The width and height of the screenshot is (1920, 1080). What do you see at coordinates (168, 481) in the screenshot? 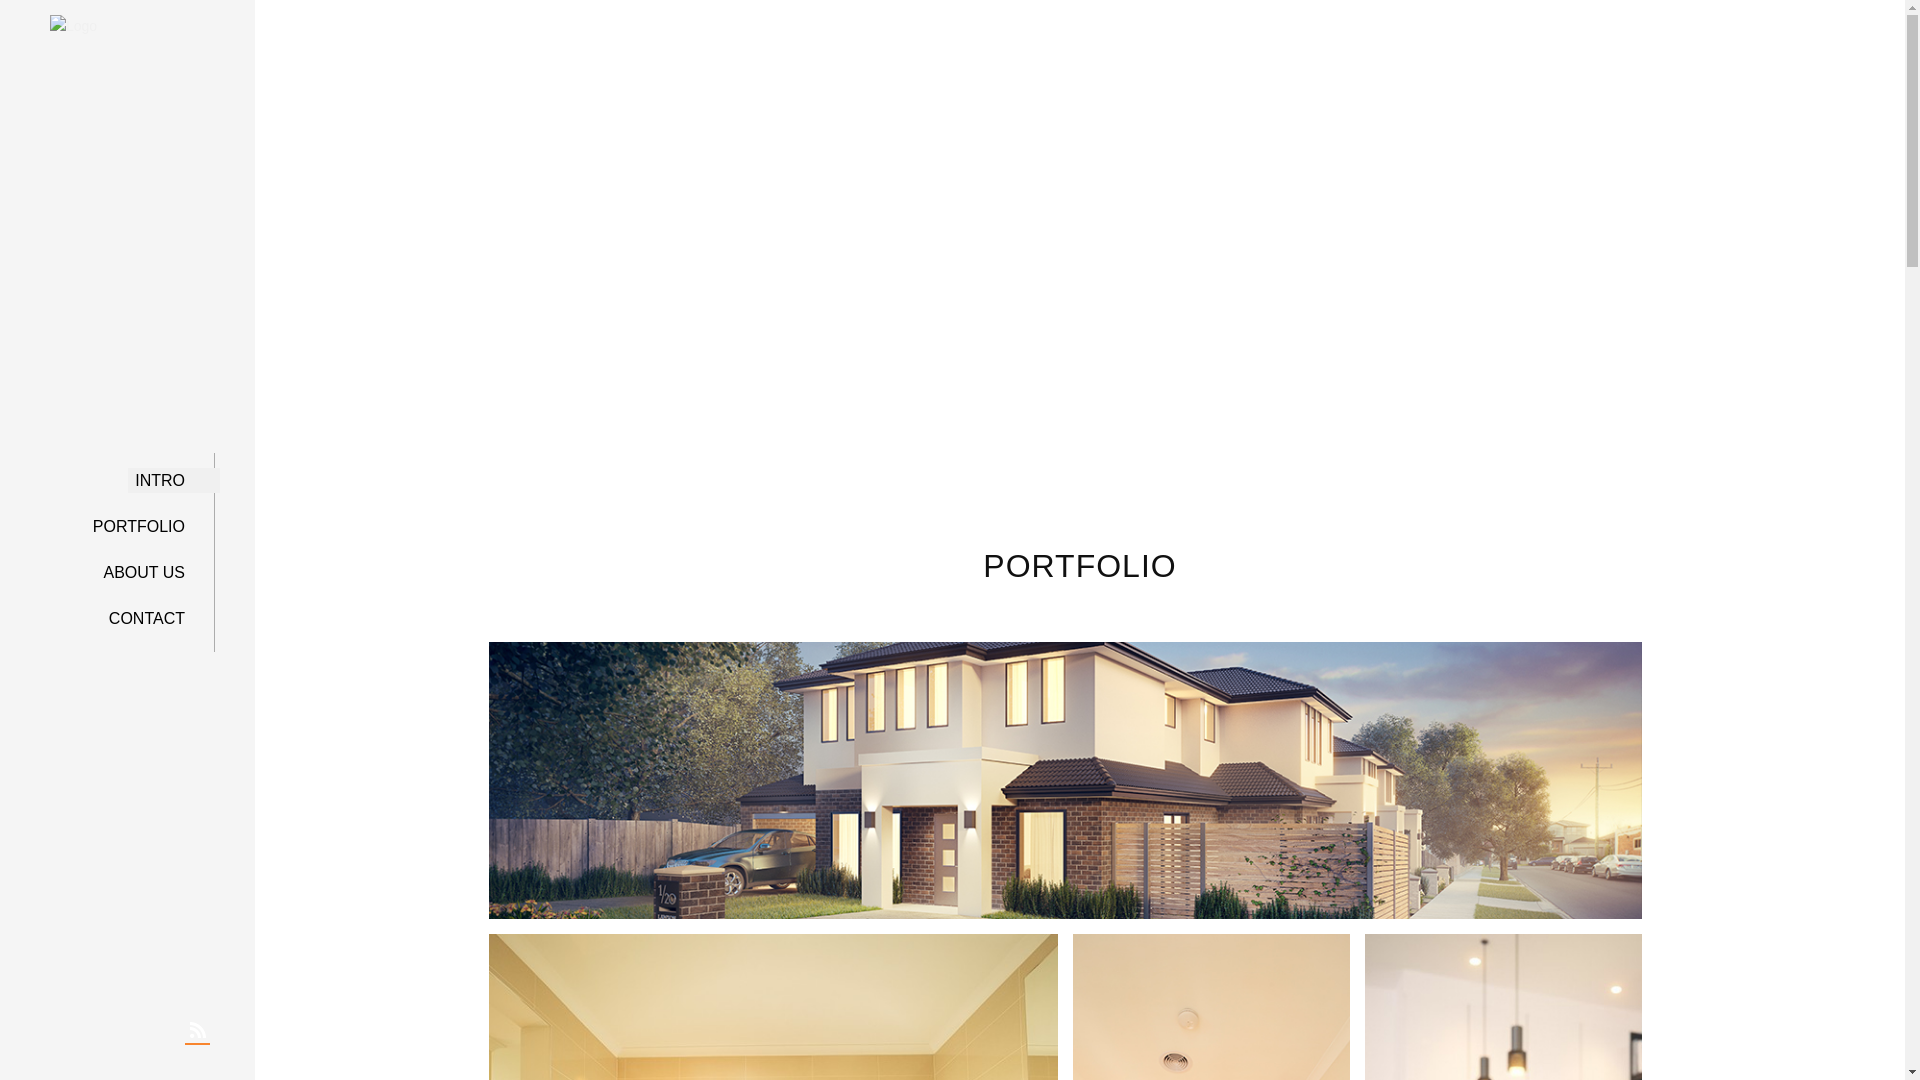
I see `'INTRO'` at bounding box center [168, 481].